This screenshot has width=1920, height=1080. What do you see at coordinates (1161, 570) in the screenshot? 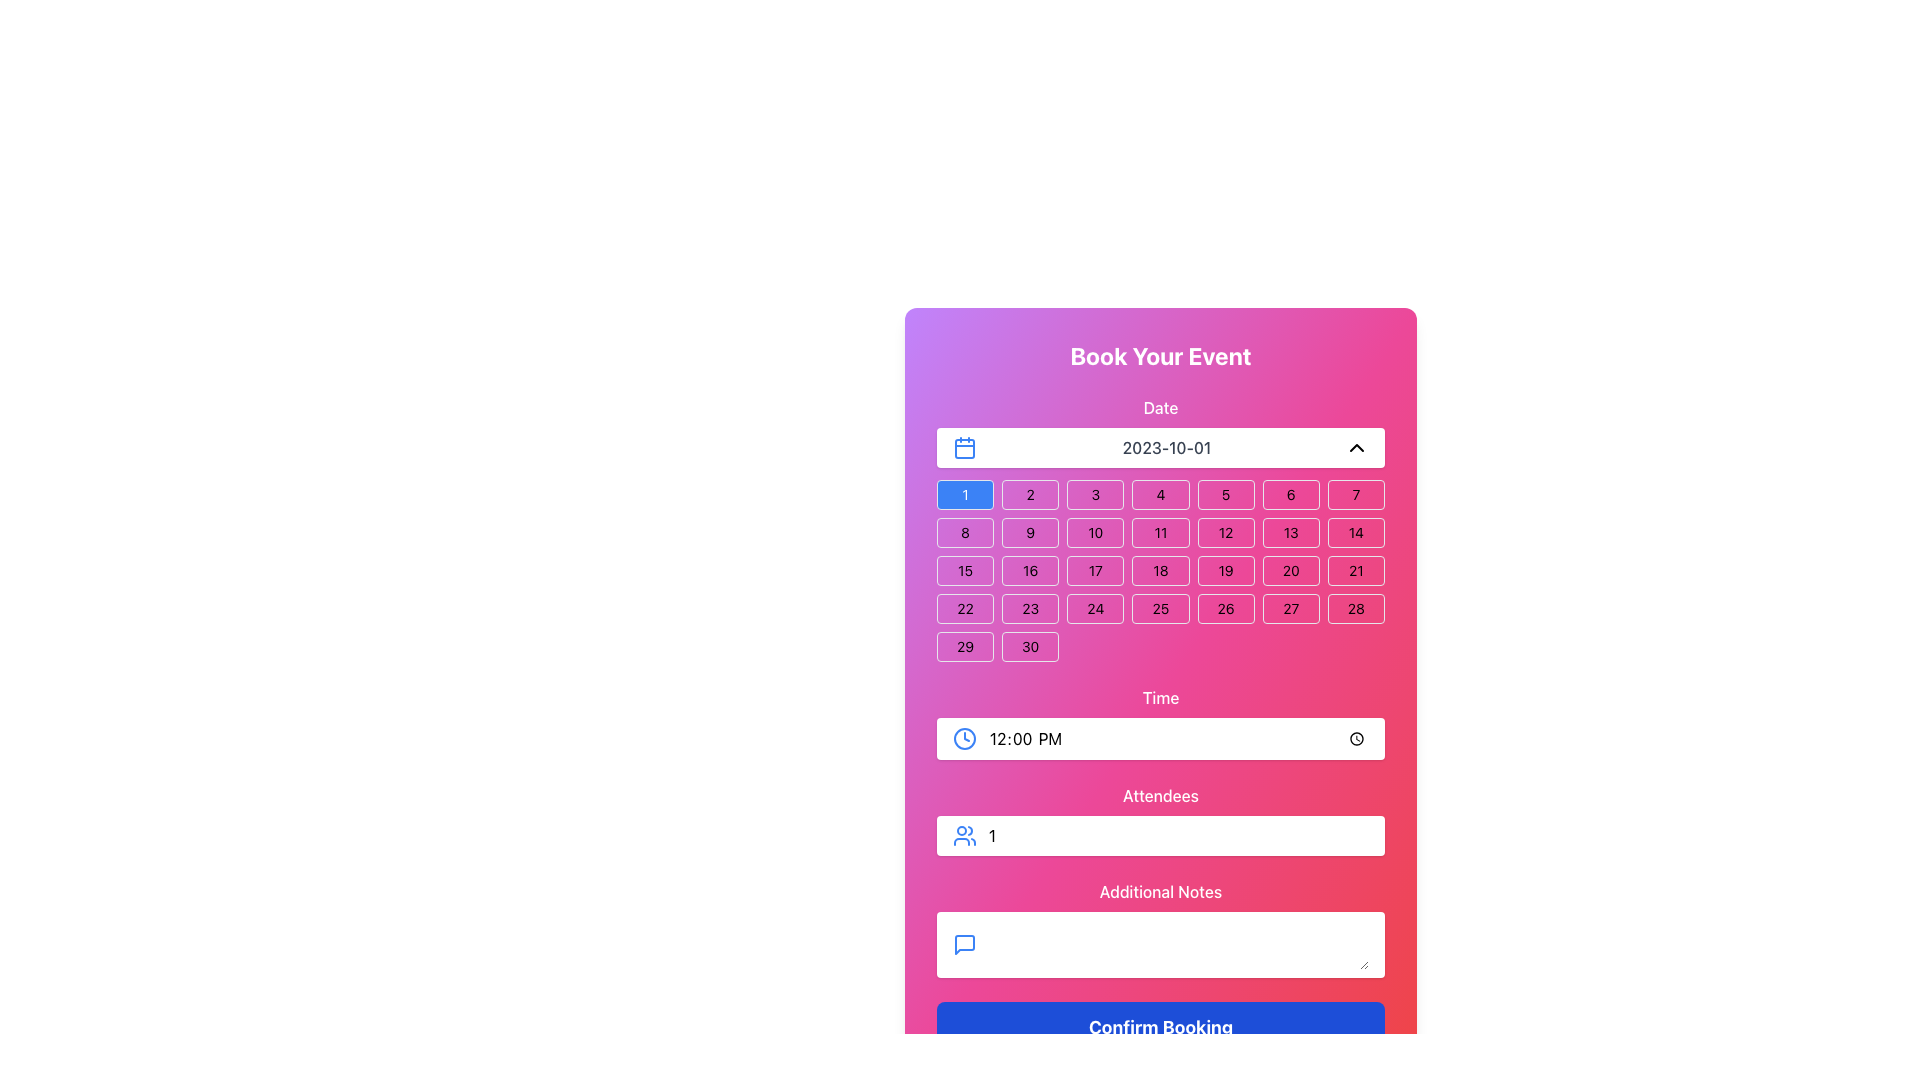
I see `the button representing the date in the grid layout of the calendar, located centrally in the 'Date' section below the selected date '2023-10-01'` at bounding box center [1161, 570].